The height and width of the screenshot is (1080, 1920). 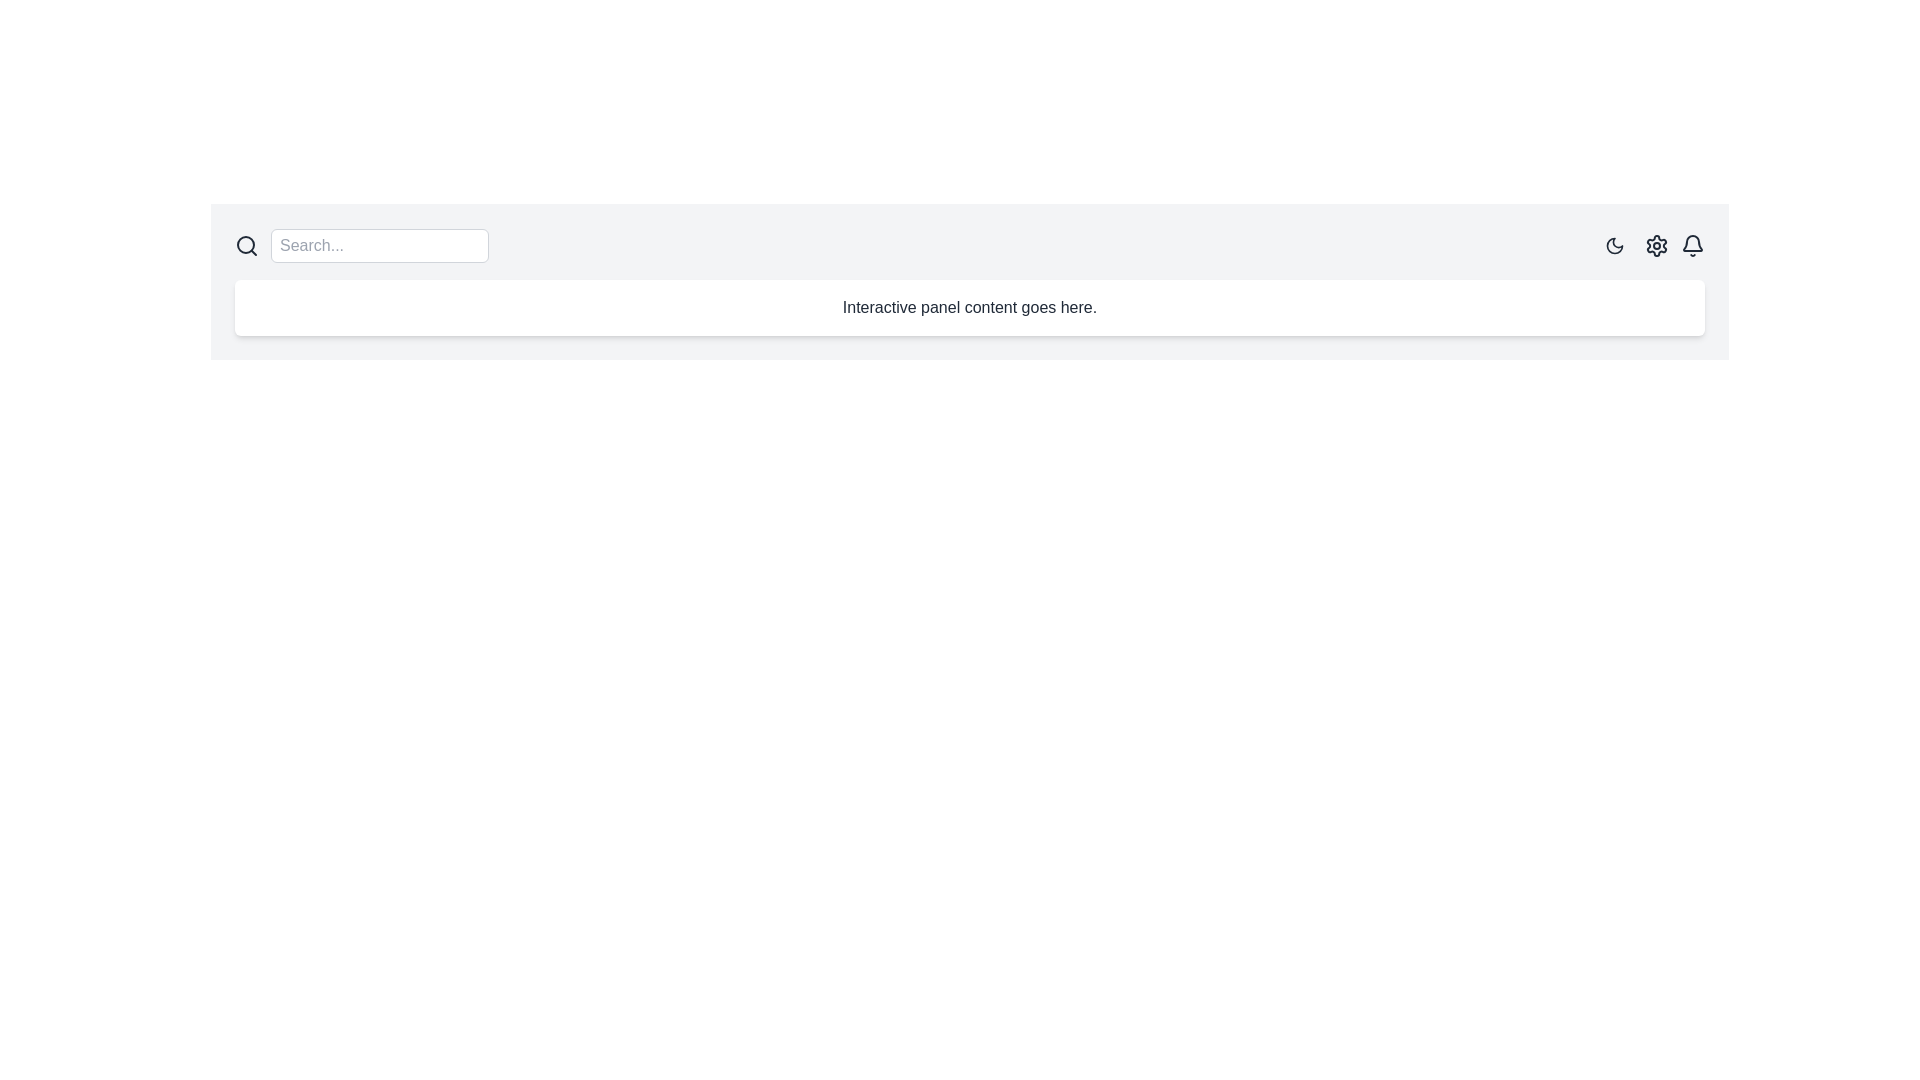 What do you see at coordinates (1692, 245) in the screenshot?
I see `the bell-shaped notification icon located on the rightmost side of the header bar` at bounding box center [1692, 245].